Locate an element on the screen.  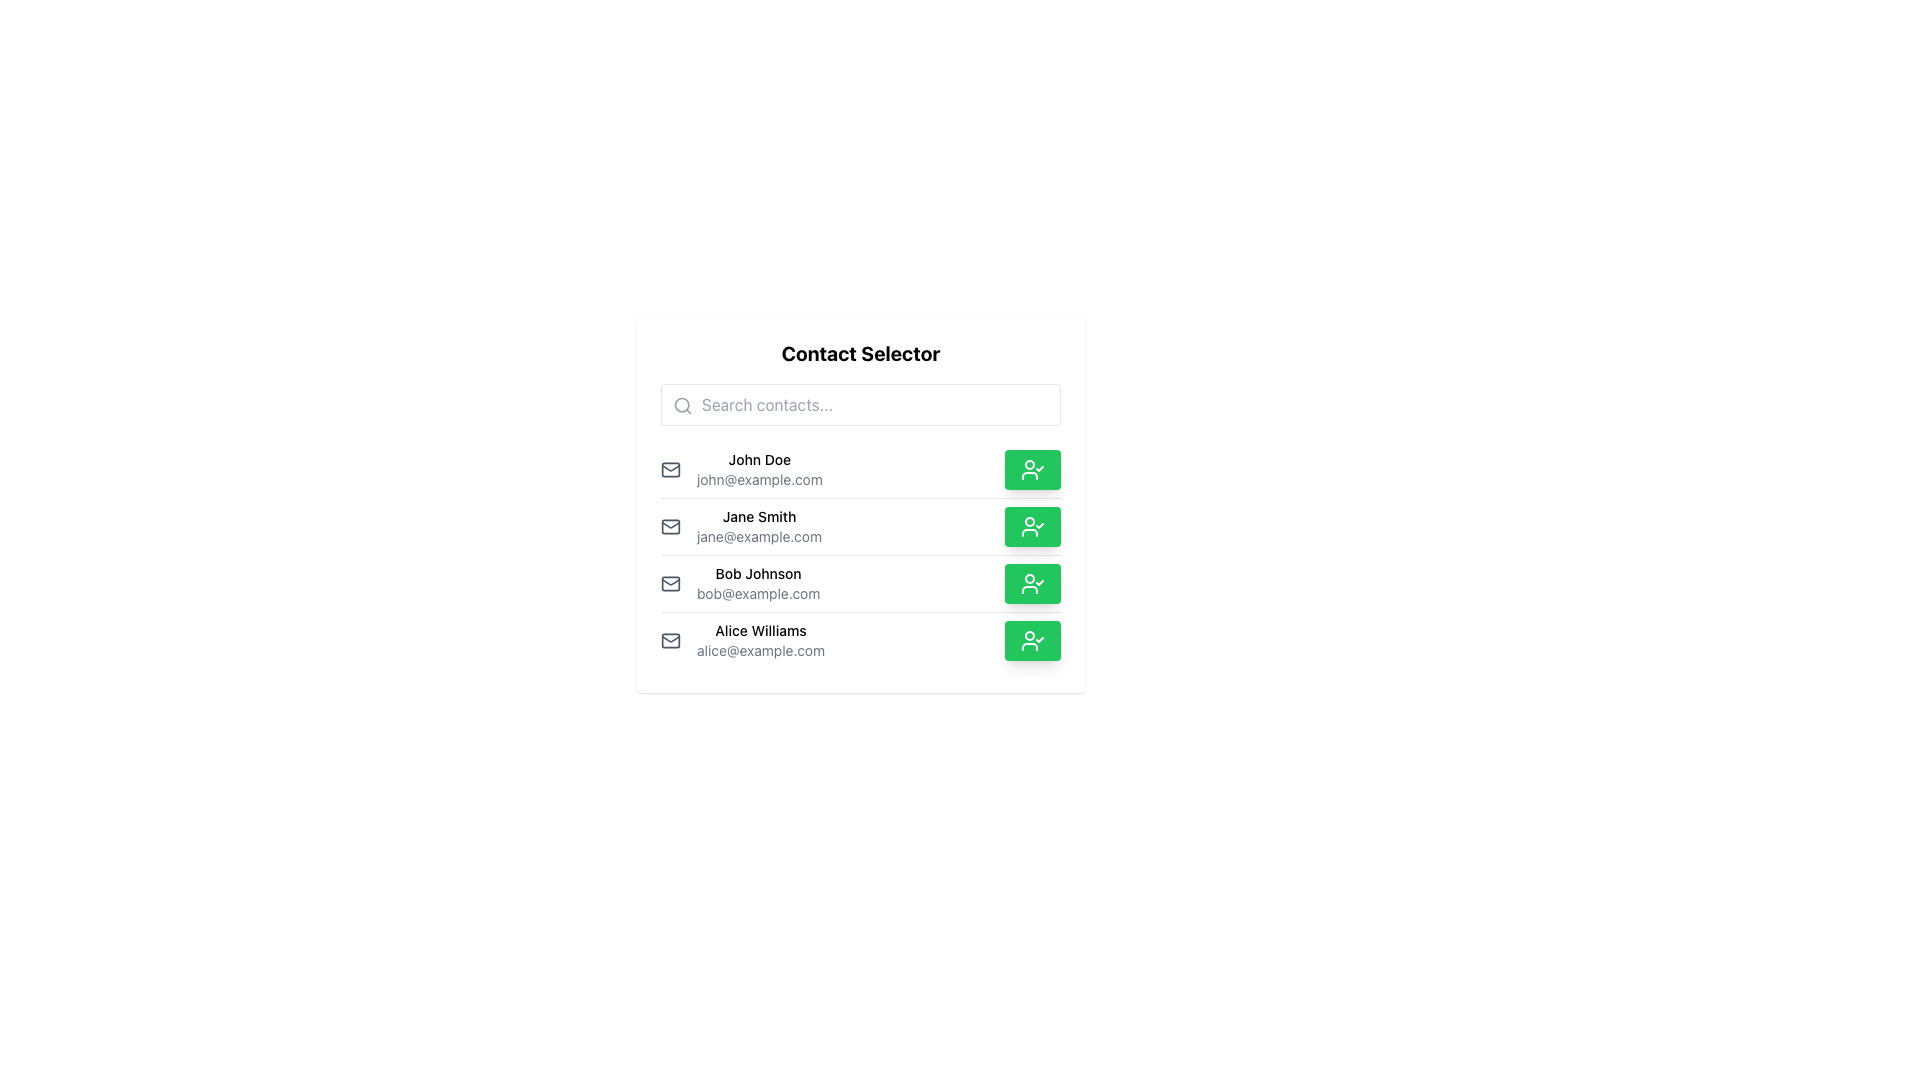
the Text and contact information display showing 'Alice Williams' and 'alice@example.com' is located at coordinates (760, 640).